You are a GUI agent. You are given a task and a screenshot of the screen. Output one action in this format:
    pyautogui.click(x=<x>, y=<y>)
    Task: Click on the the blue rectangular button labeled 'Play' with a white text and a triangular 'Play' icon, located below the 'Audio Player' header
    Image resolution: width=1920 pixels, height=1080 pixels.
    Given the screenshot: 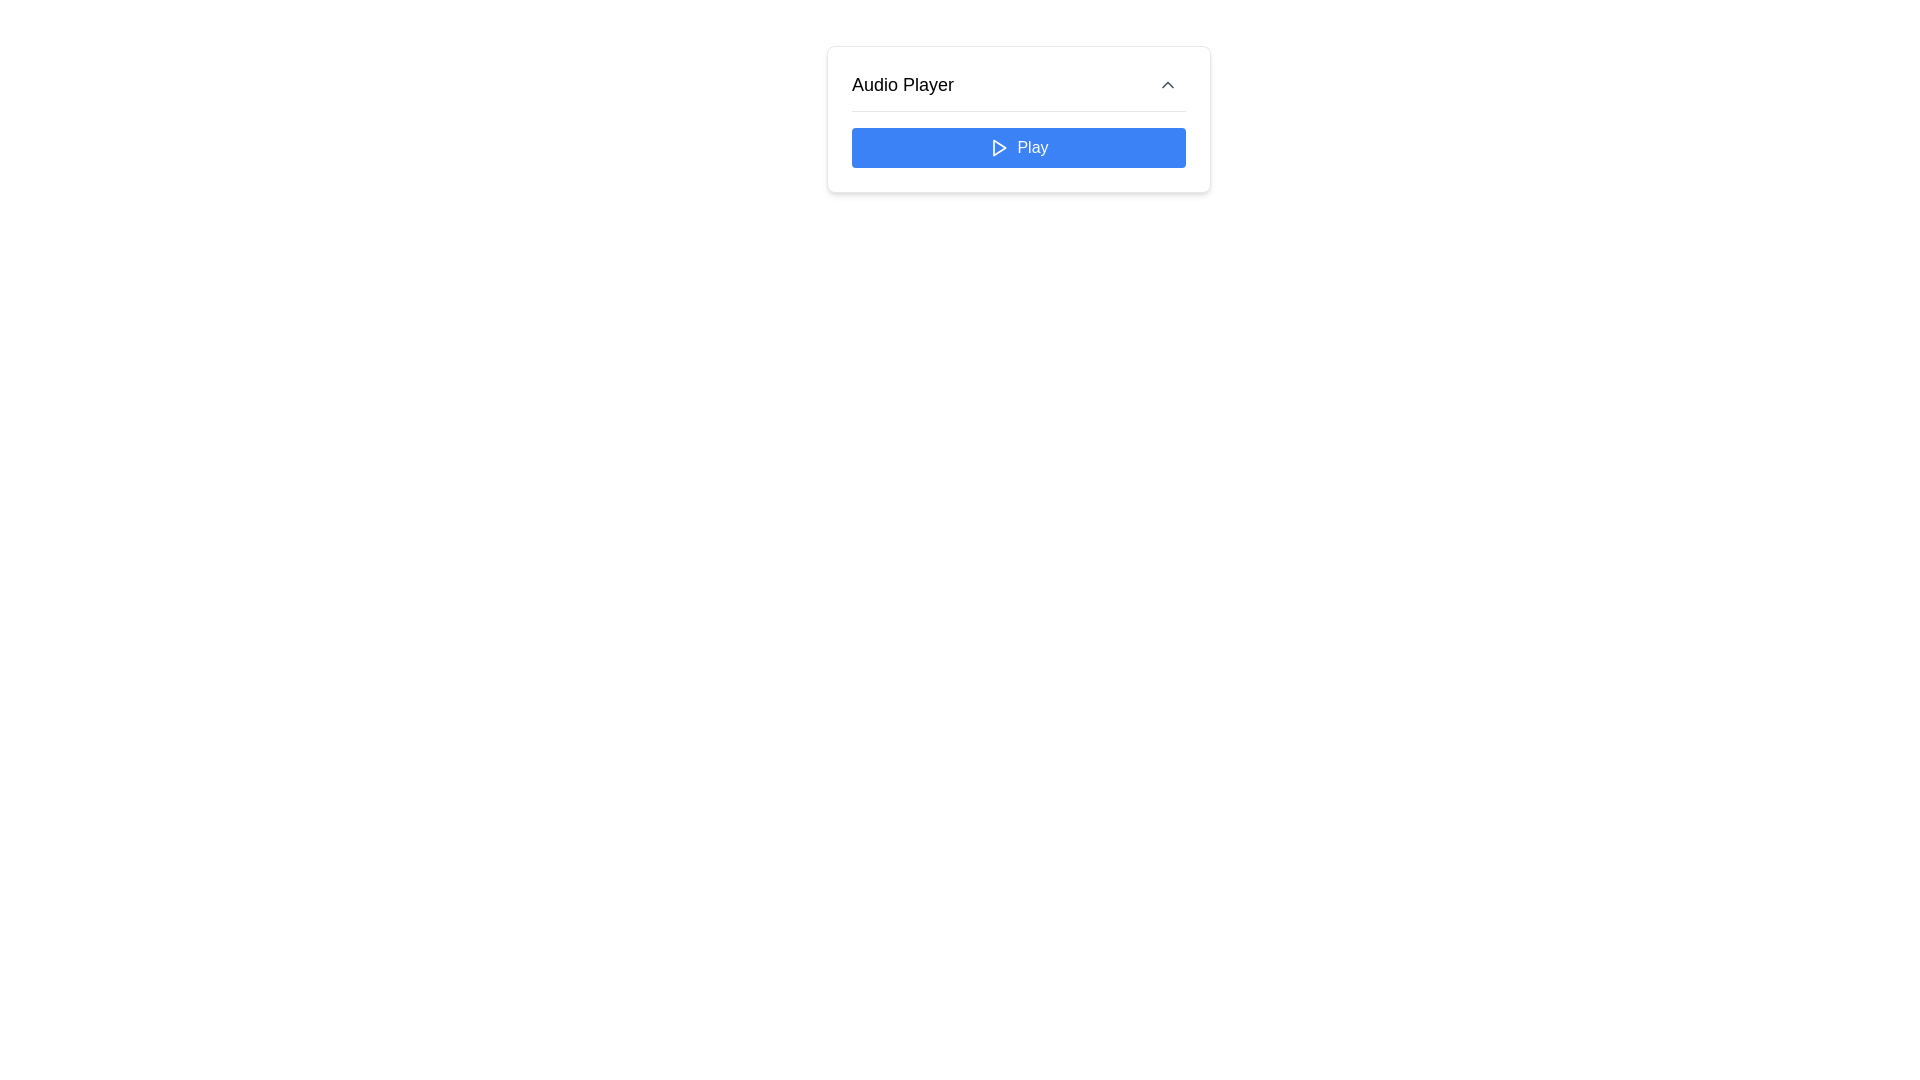 What is the action you would take?
    pyautogui.click(x=1018, y=146)
    